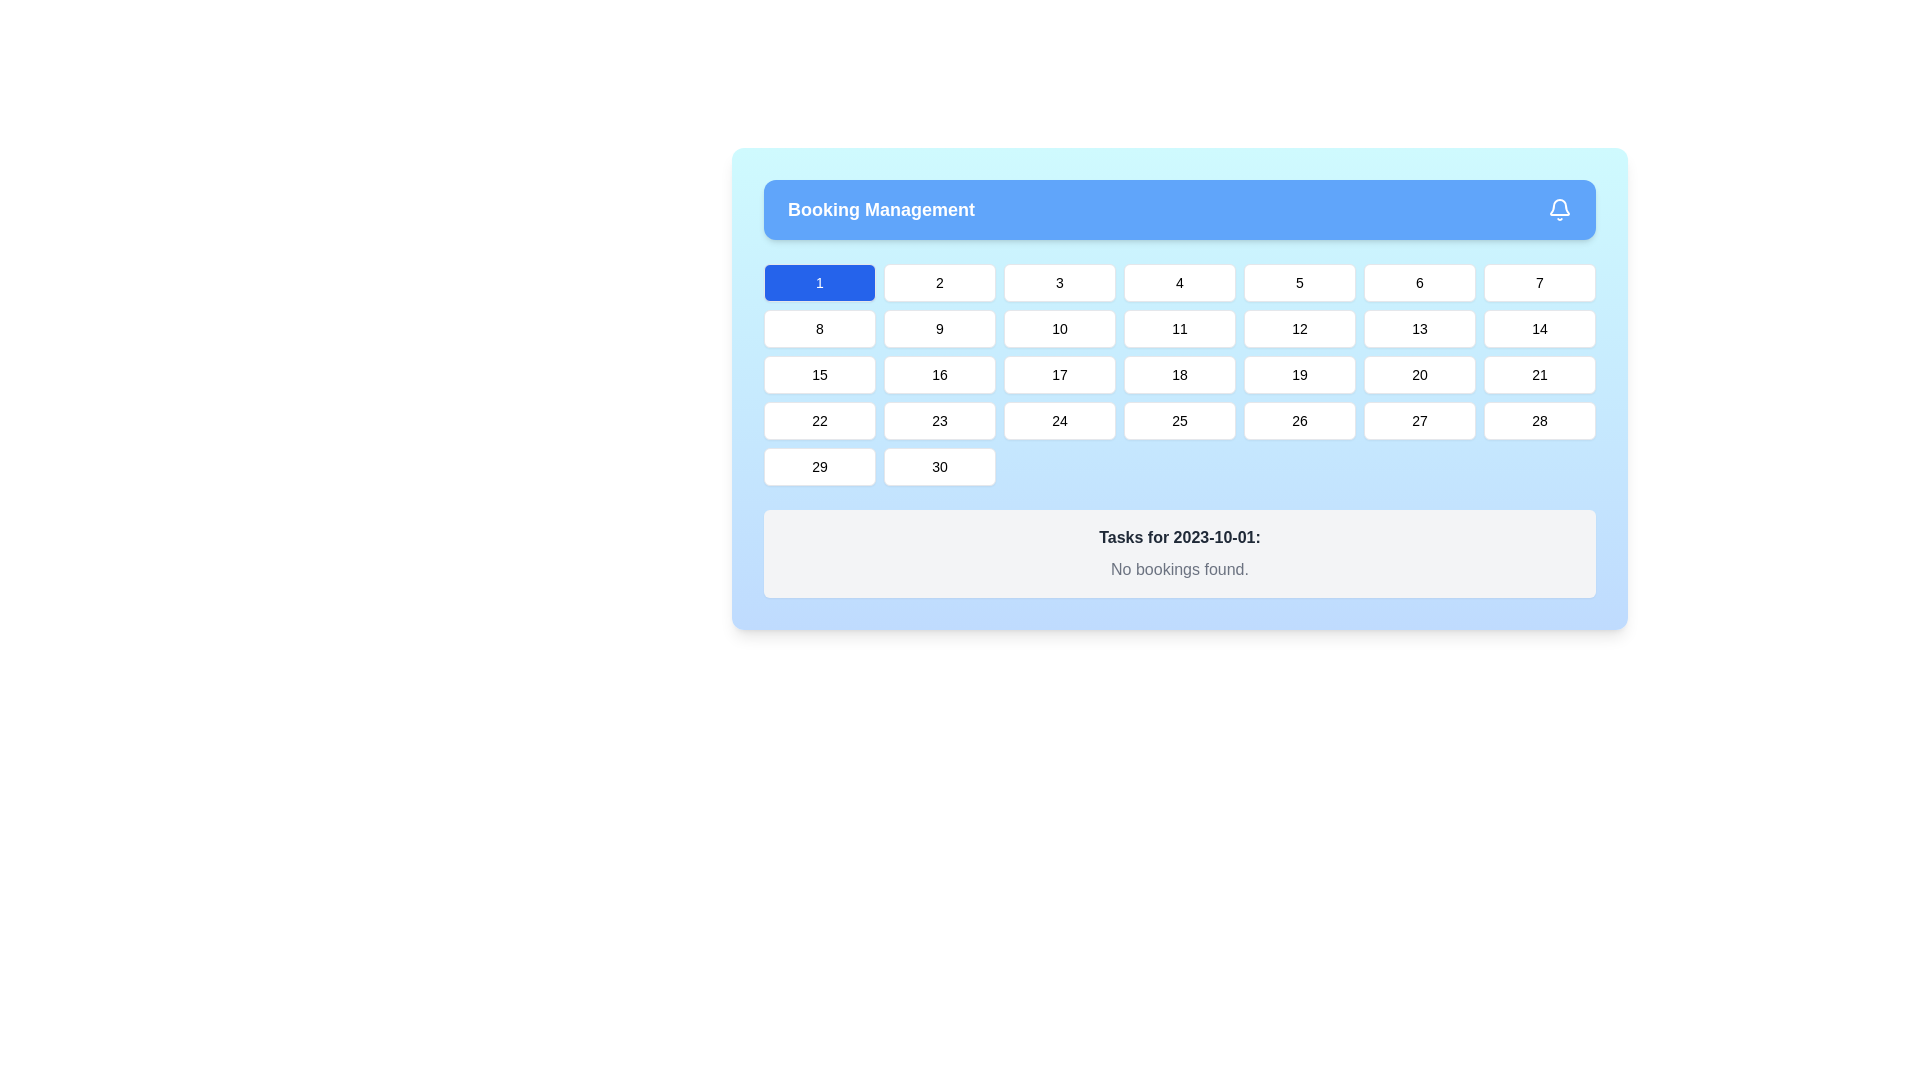 This screenshot has width=1920, height=1080. What do you see at coordinates (1300, 282) in the screenshot?
I see `the white rectangular button with rounded corners displaying the number '5' in the Booking Management section` at bounding box center [1300, 282].